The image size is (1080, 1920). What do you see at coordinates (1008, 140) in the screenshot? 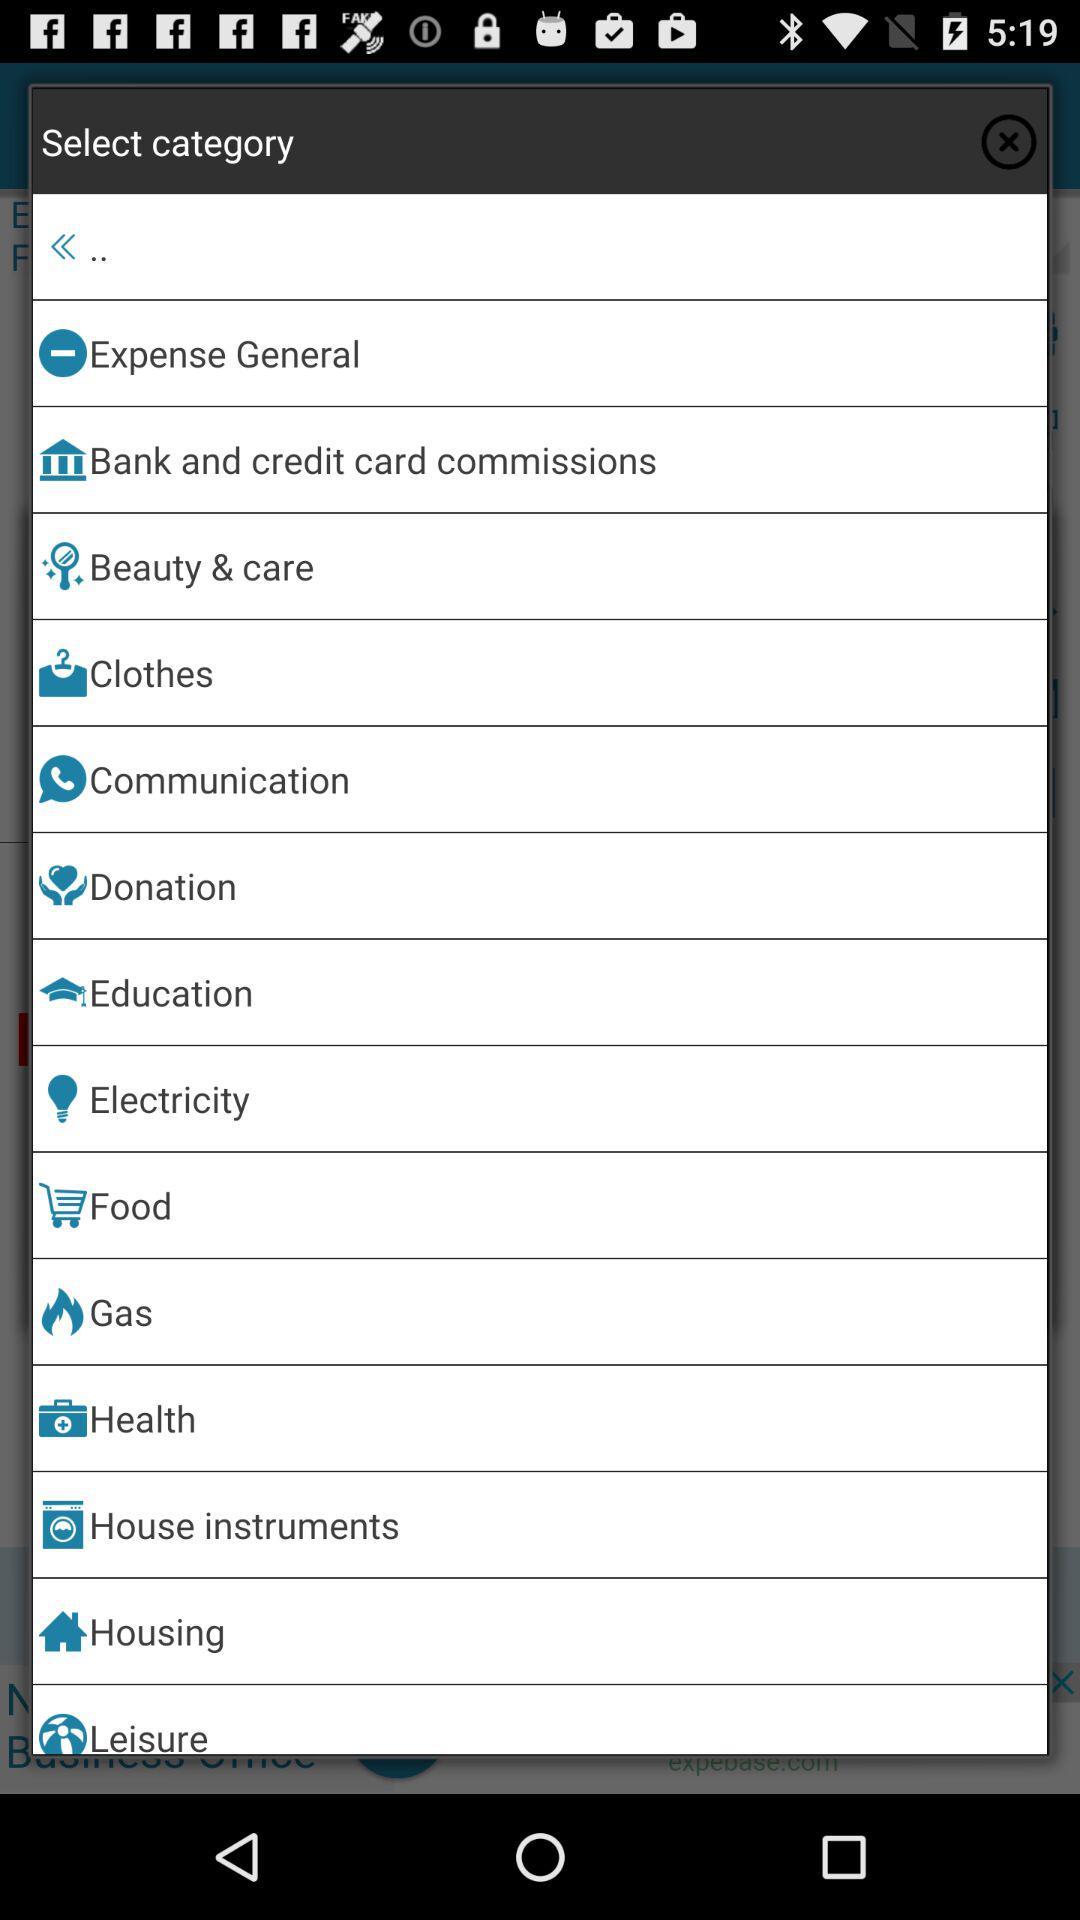
I see `the app above the .. icon` at bounding box center [1008, 140].